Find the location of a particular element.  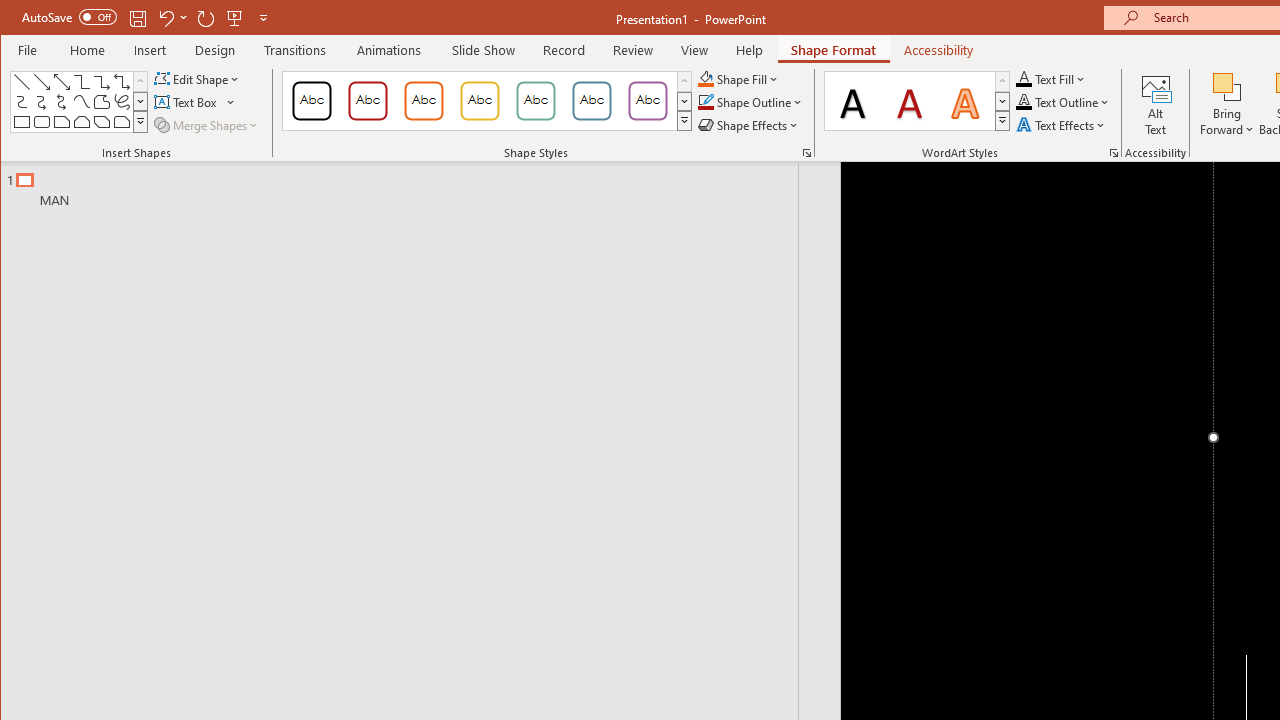

'Colored Outline - Dark Red, Accent 1' is located at coordinates (368, 100).